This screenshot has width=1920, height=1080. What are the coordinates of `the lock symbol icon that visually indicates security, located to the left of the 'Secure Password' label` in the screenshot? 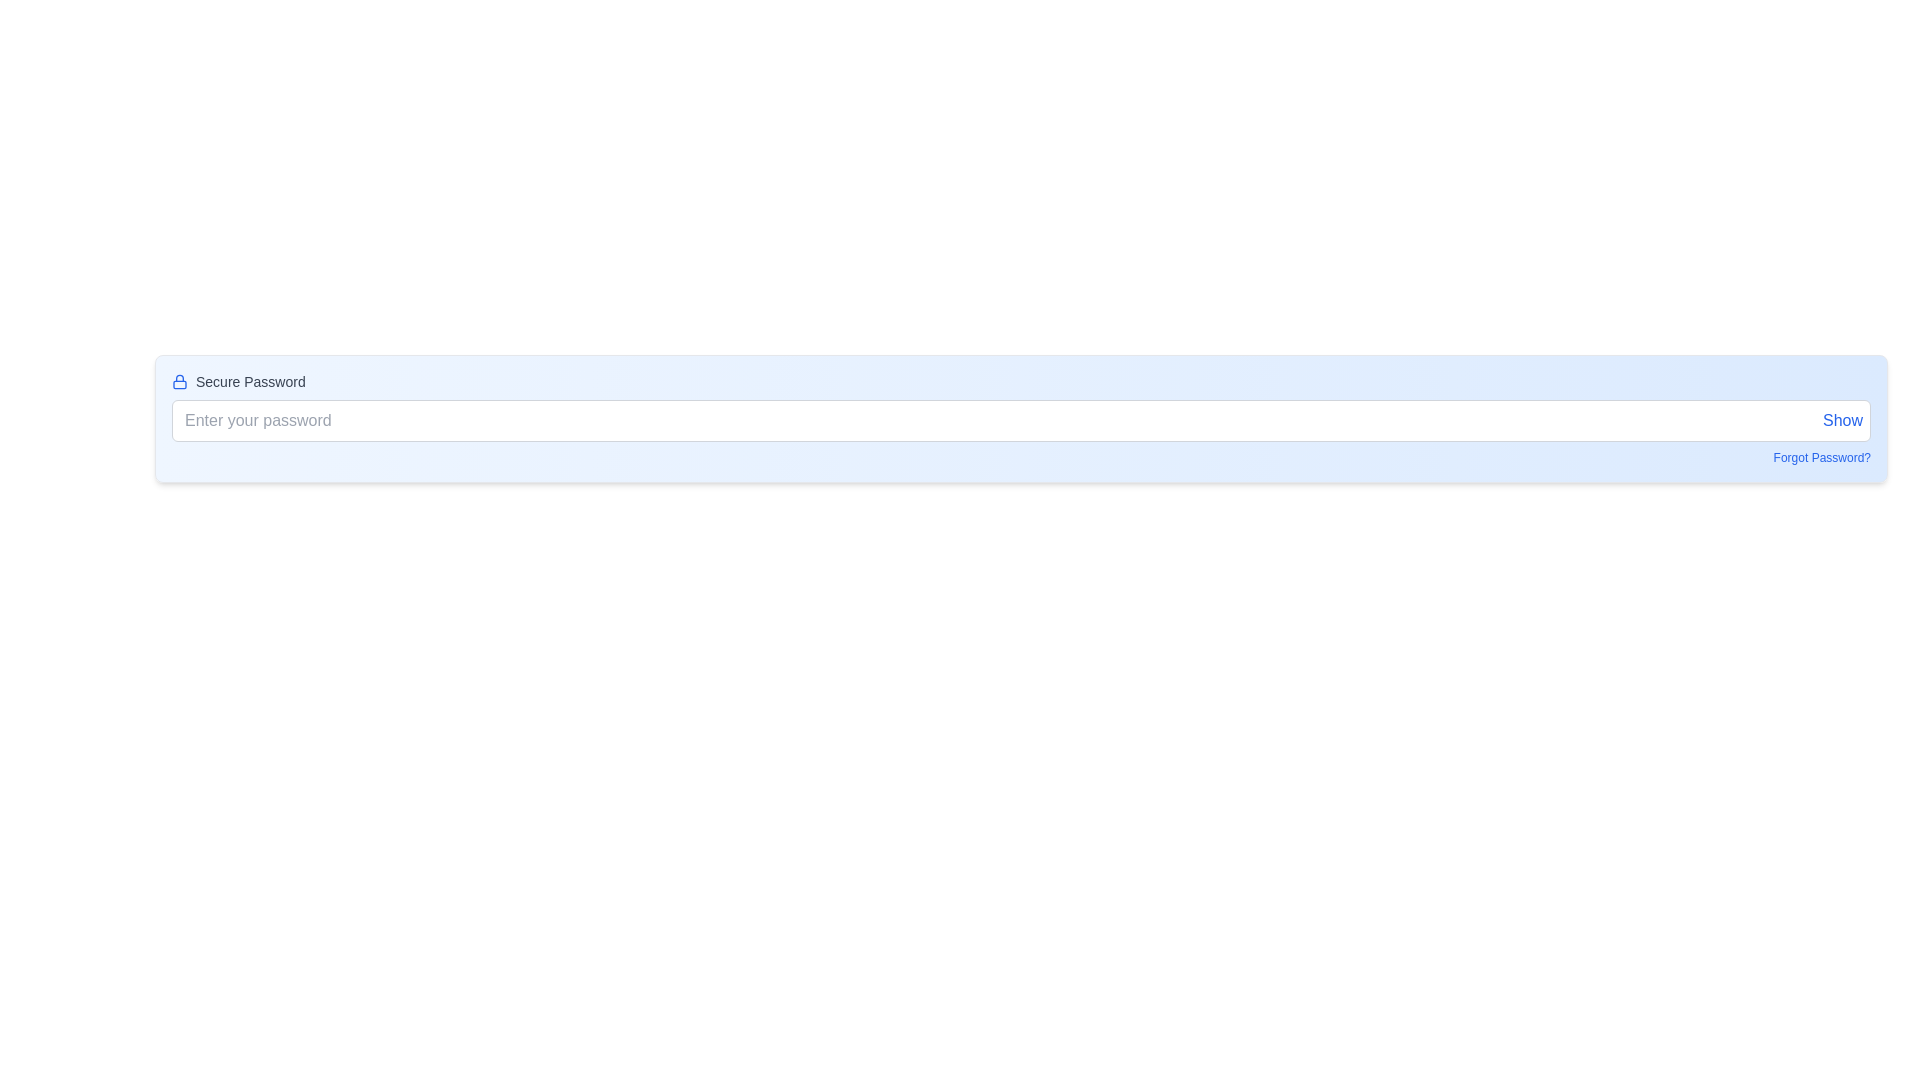 It's located at (180, 381).